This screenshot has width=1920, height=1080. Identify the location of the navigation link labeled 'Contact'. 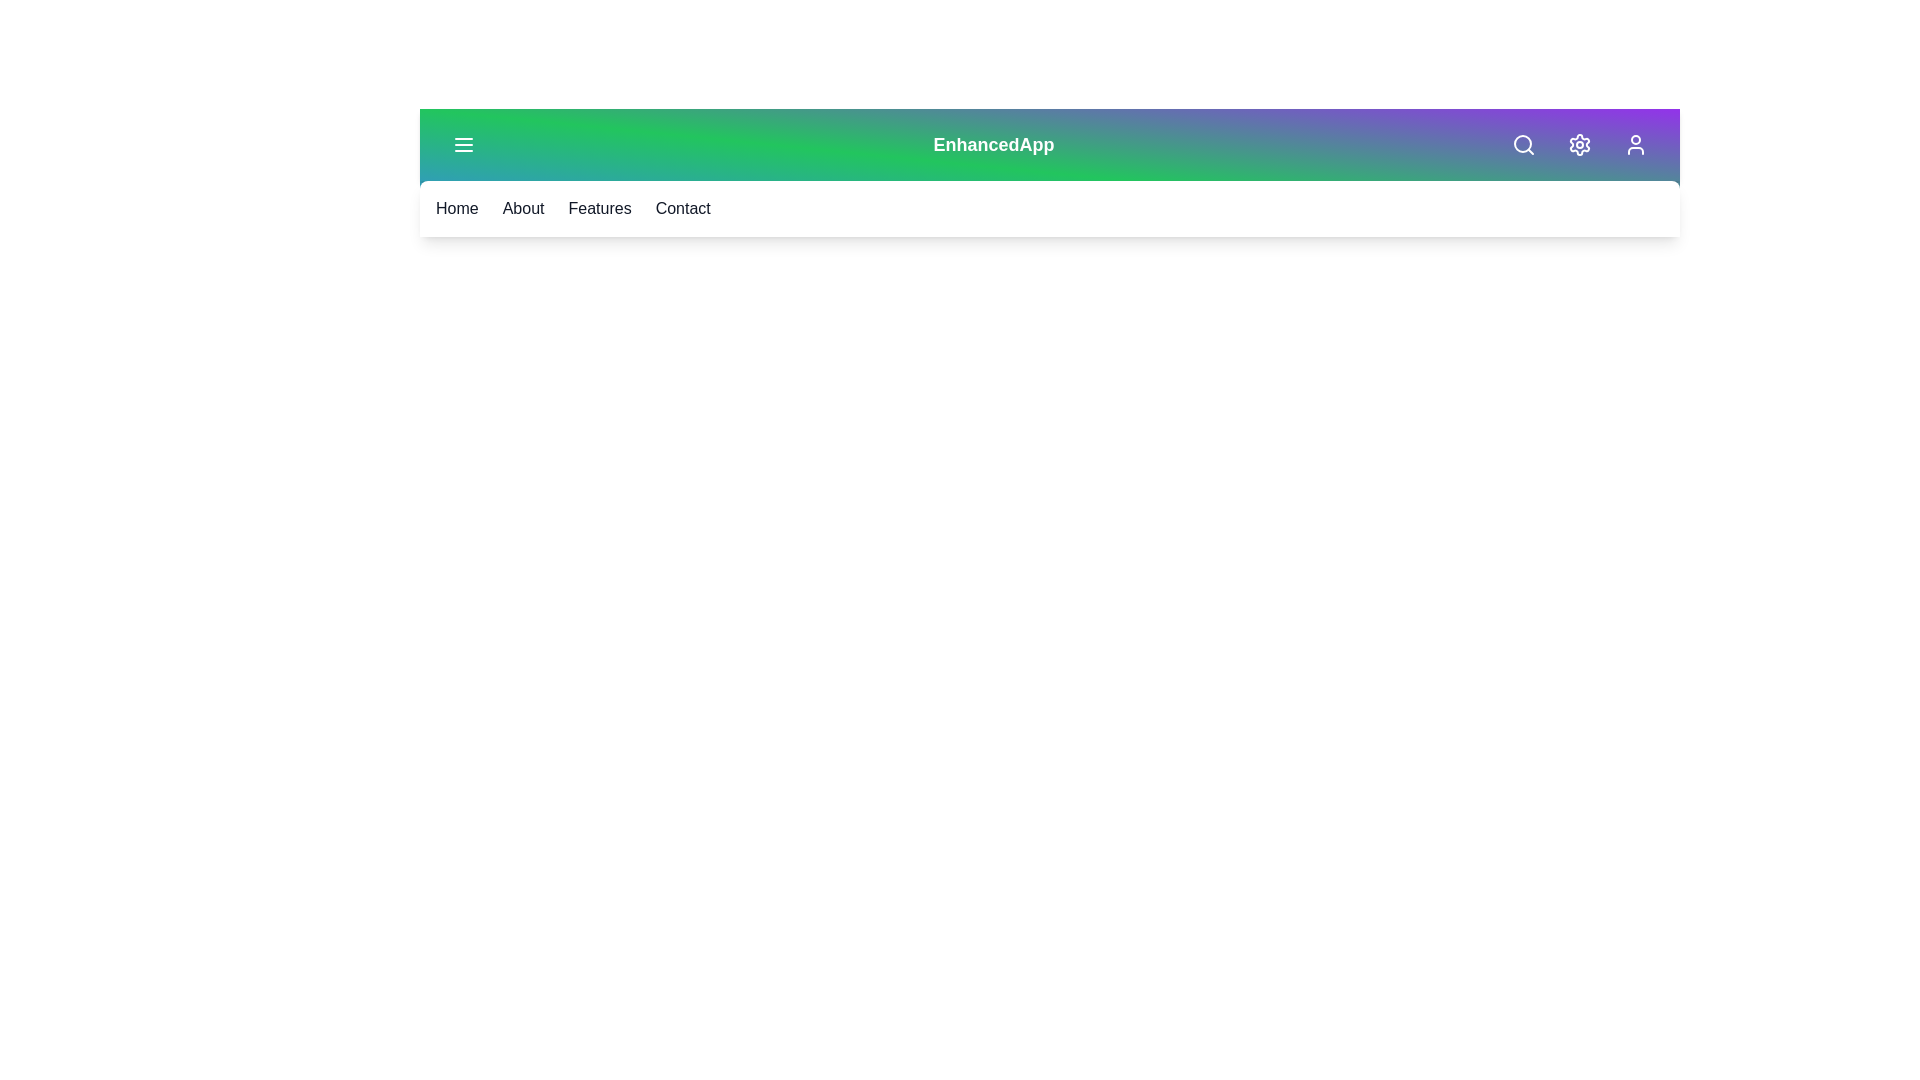
(682, 208).